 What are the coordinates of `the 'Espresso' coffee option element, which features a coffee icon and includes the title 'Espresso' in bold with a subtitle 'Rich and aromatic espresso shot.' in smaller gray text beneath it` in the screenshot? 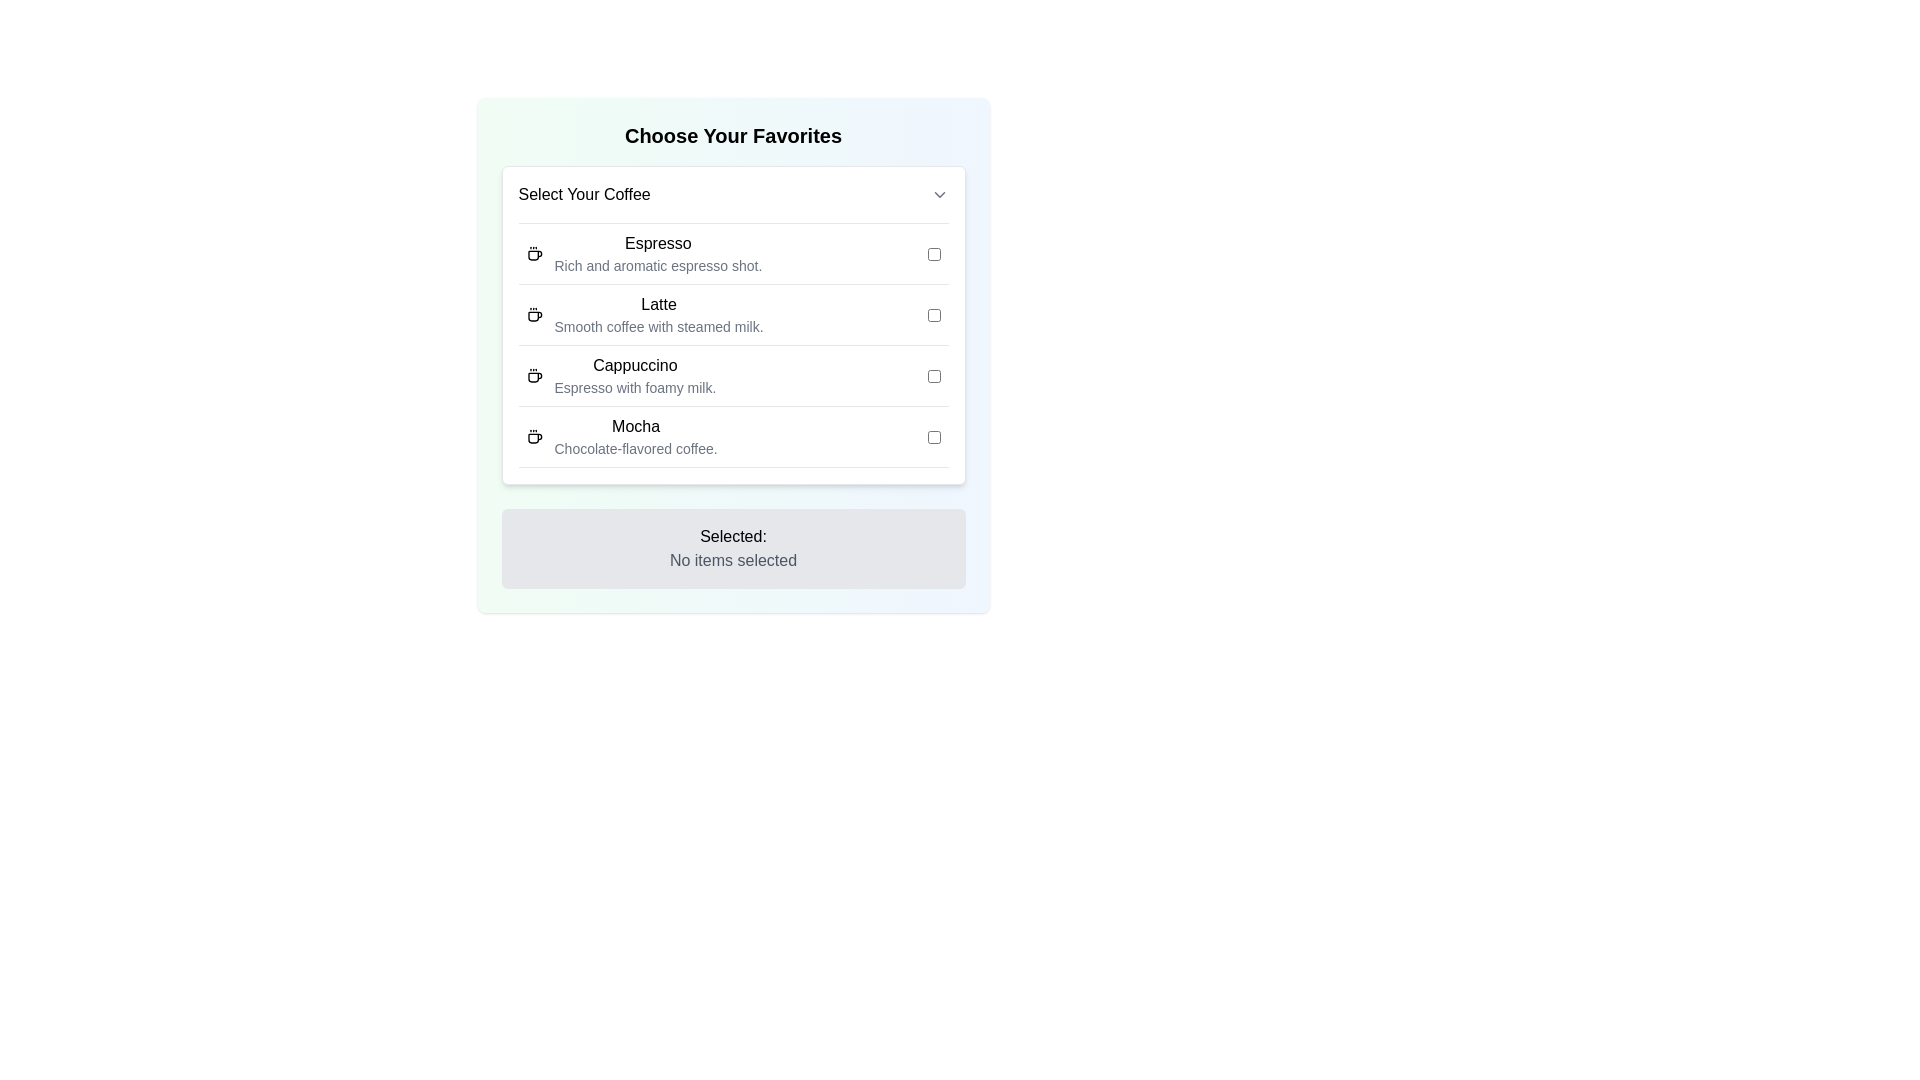 It's located at (644, 253).